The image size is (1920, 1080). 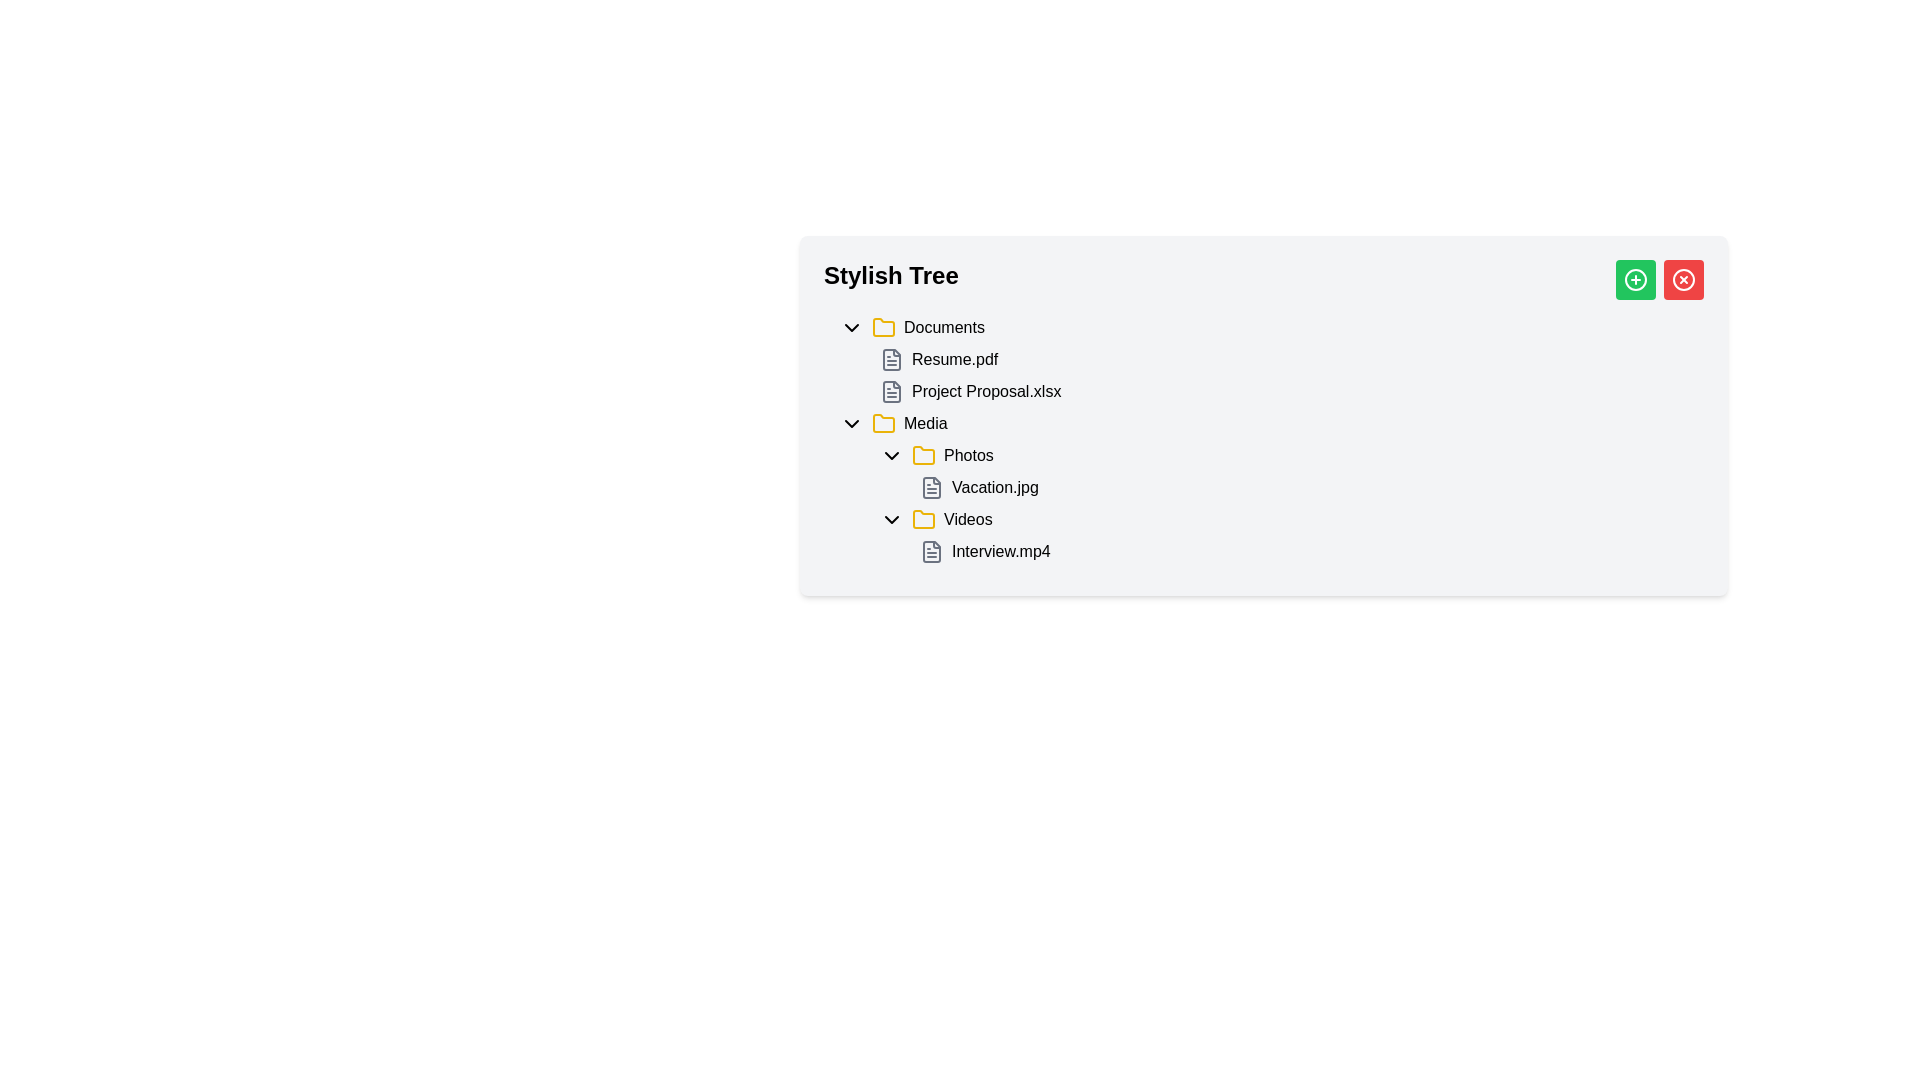 I want to click on on the text label 'Documents' located, so click(x=943, y=326).